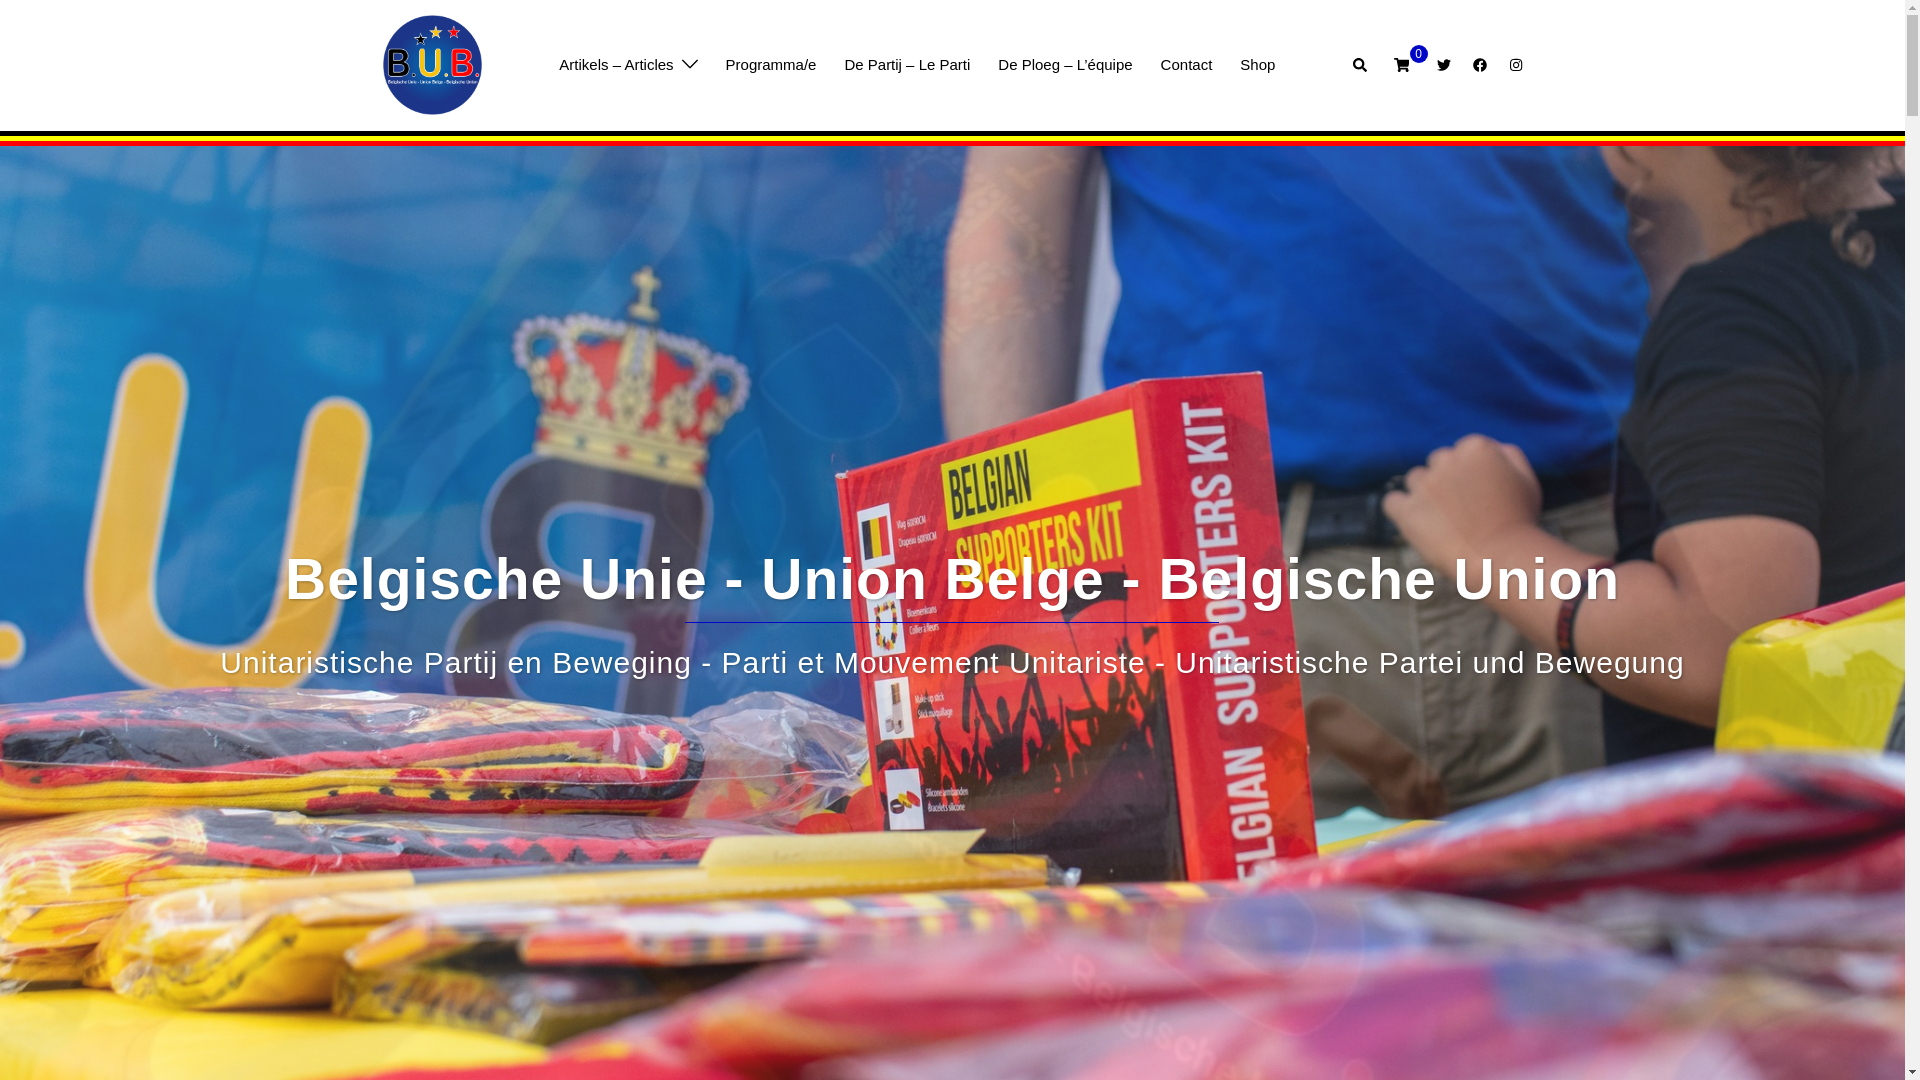 This screenshot has height=1080, width=1920. Describe the element at coordinates (1433, 62) in the screenshot. I see `'https://twitter.com/bub_belg'` at that location.